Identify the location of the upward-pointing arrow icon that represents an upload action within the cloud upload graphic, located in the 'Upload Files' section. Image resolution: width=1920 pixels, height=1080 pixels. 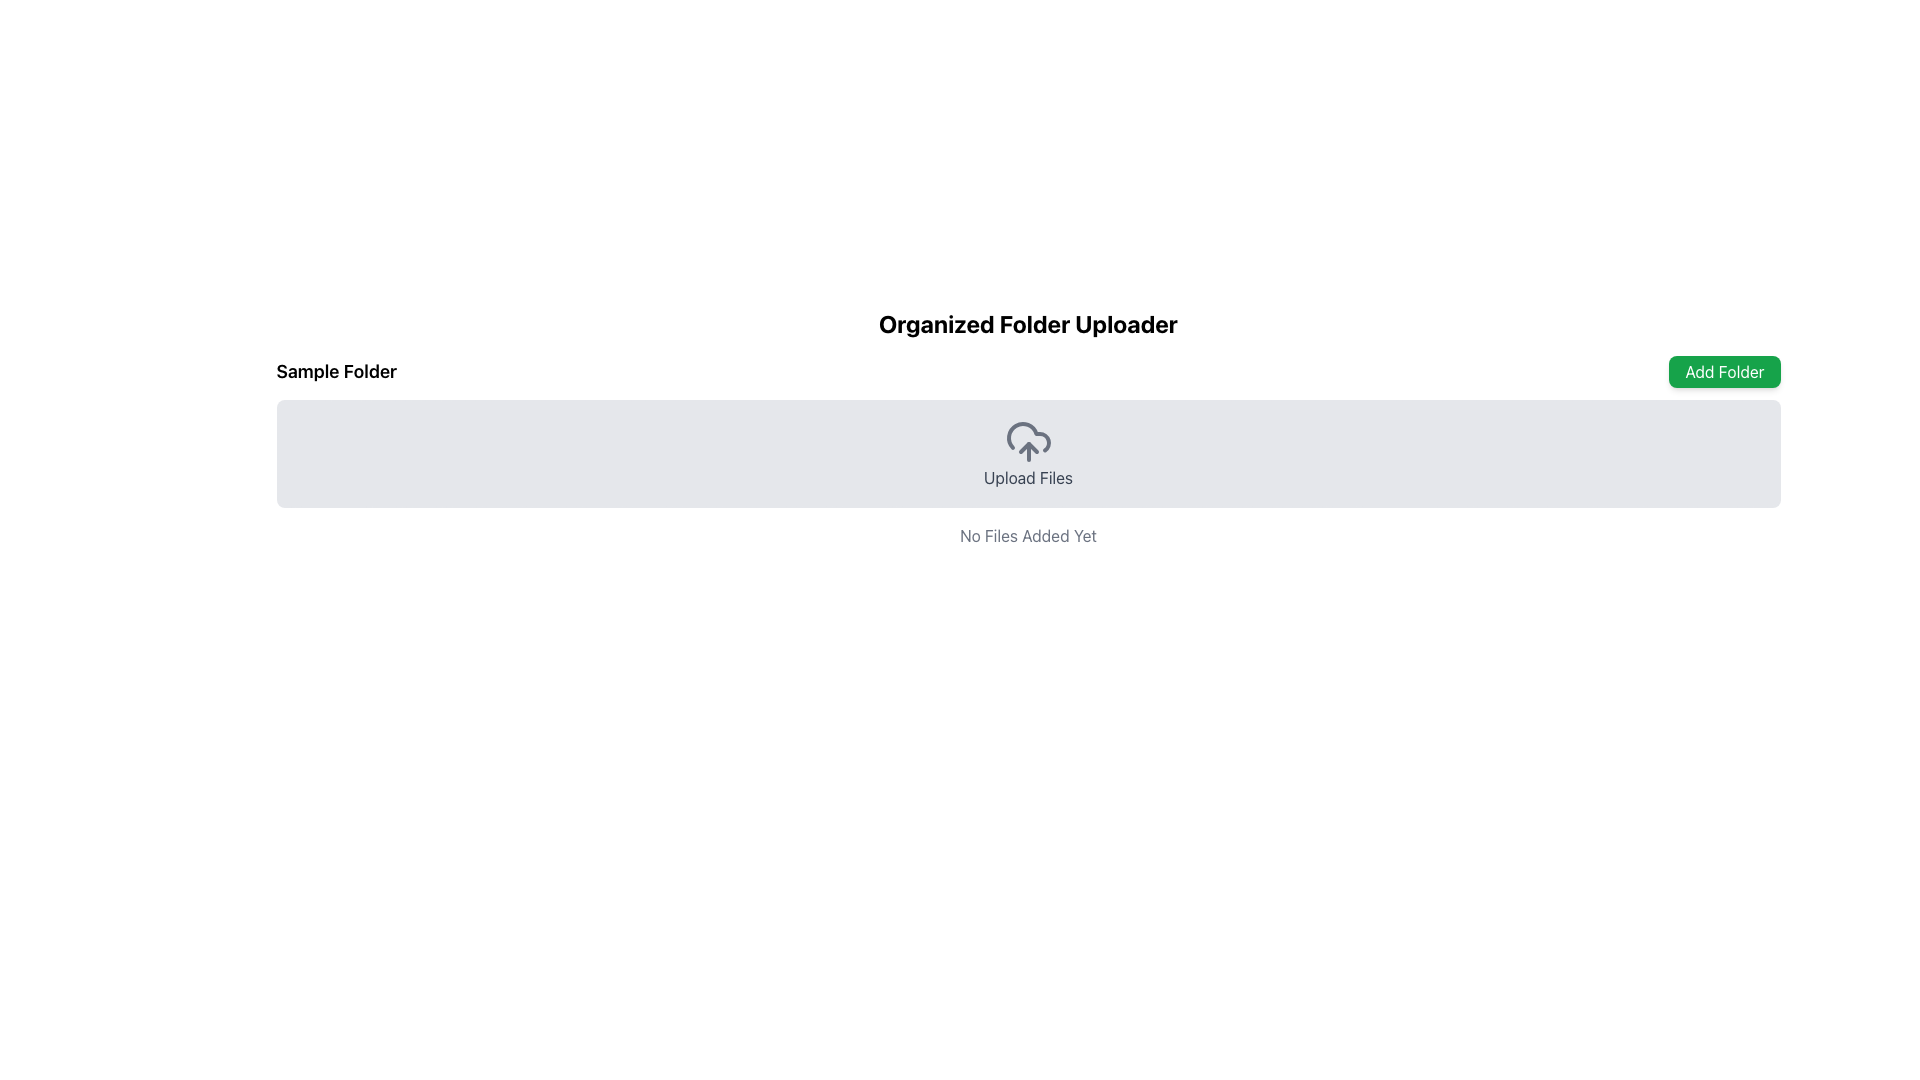
(1028, 446).